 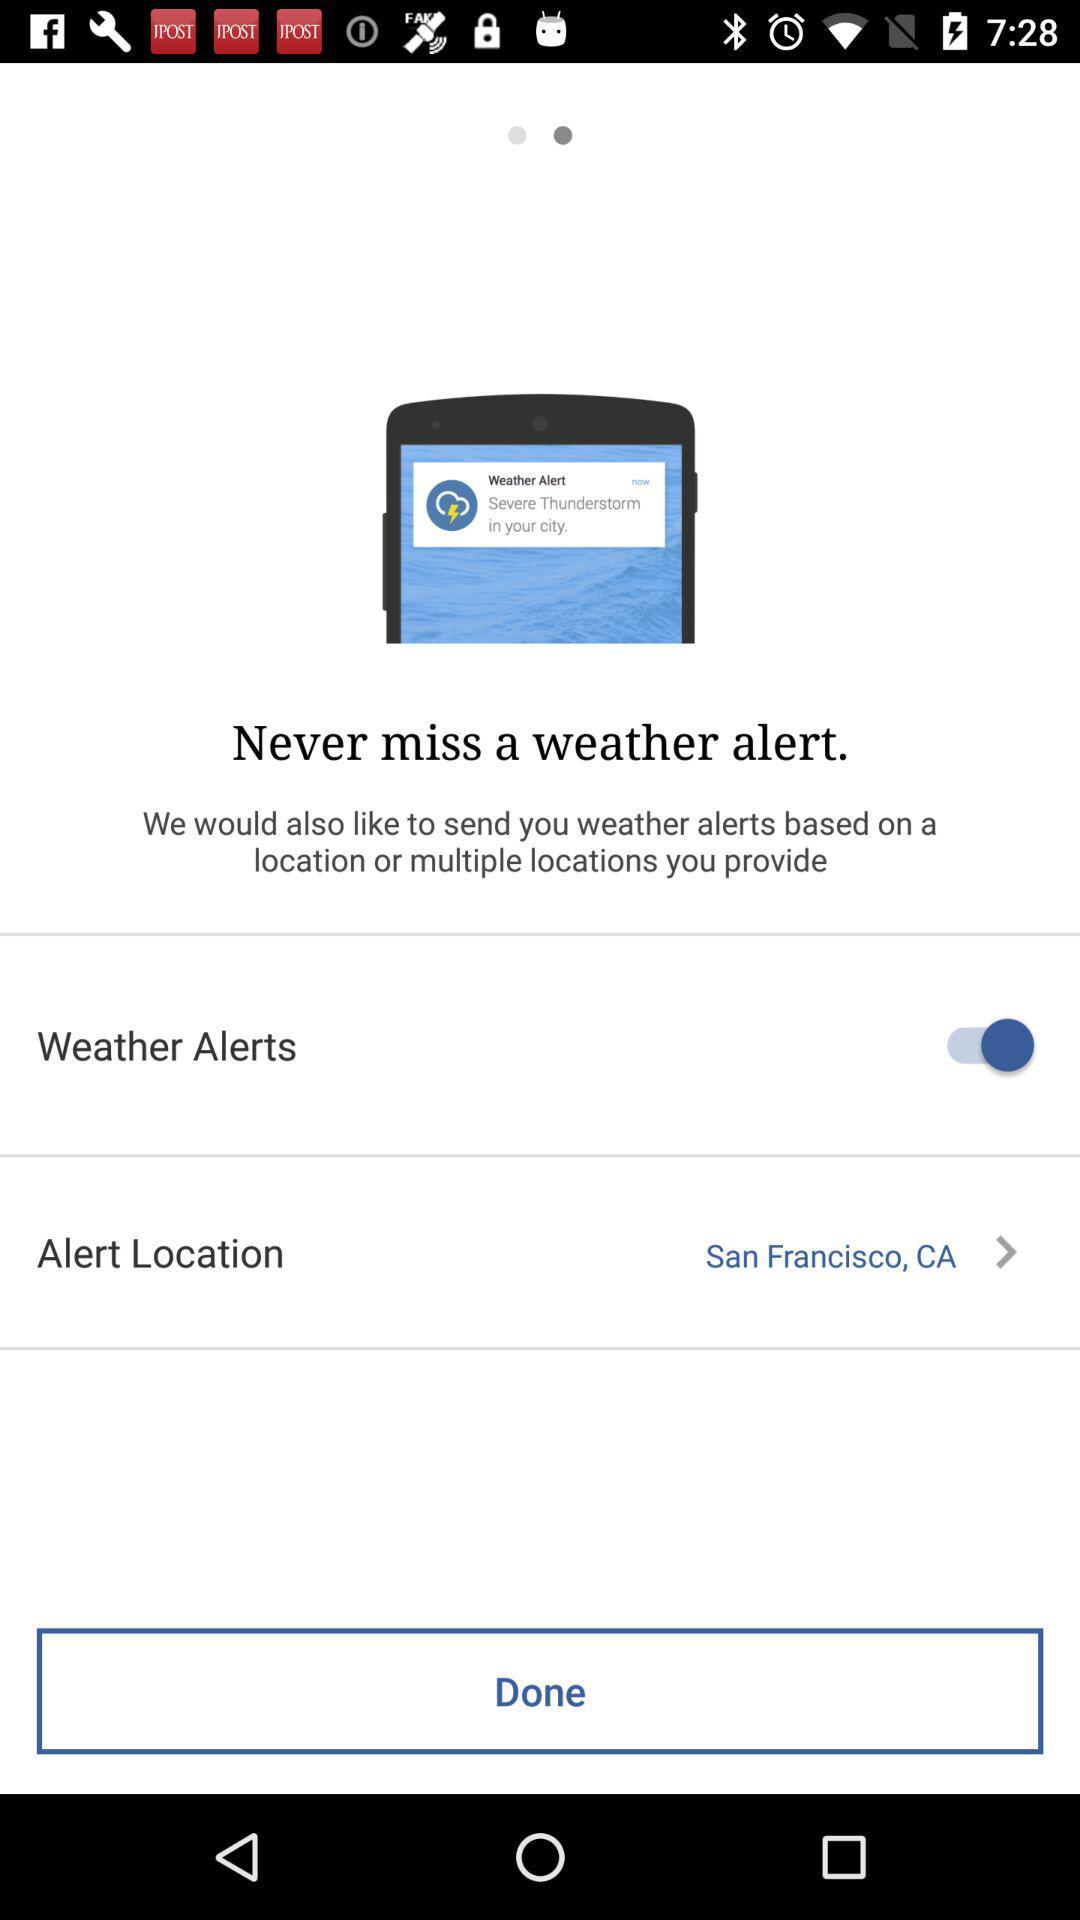 I want to click on icon to the right of the alert location, so click(x=860, y=1254).